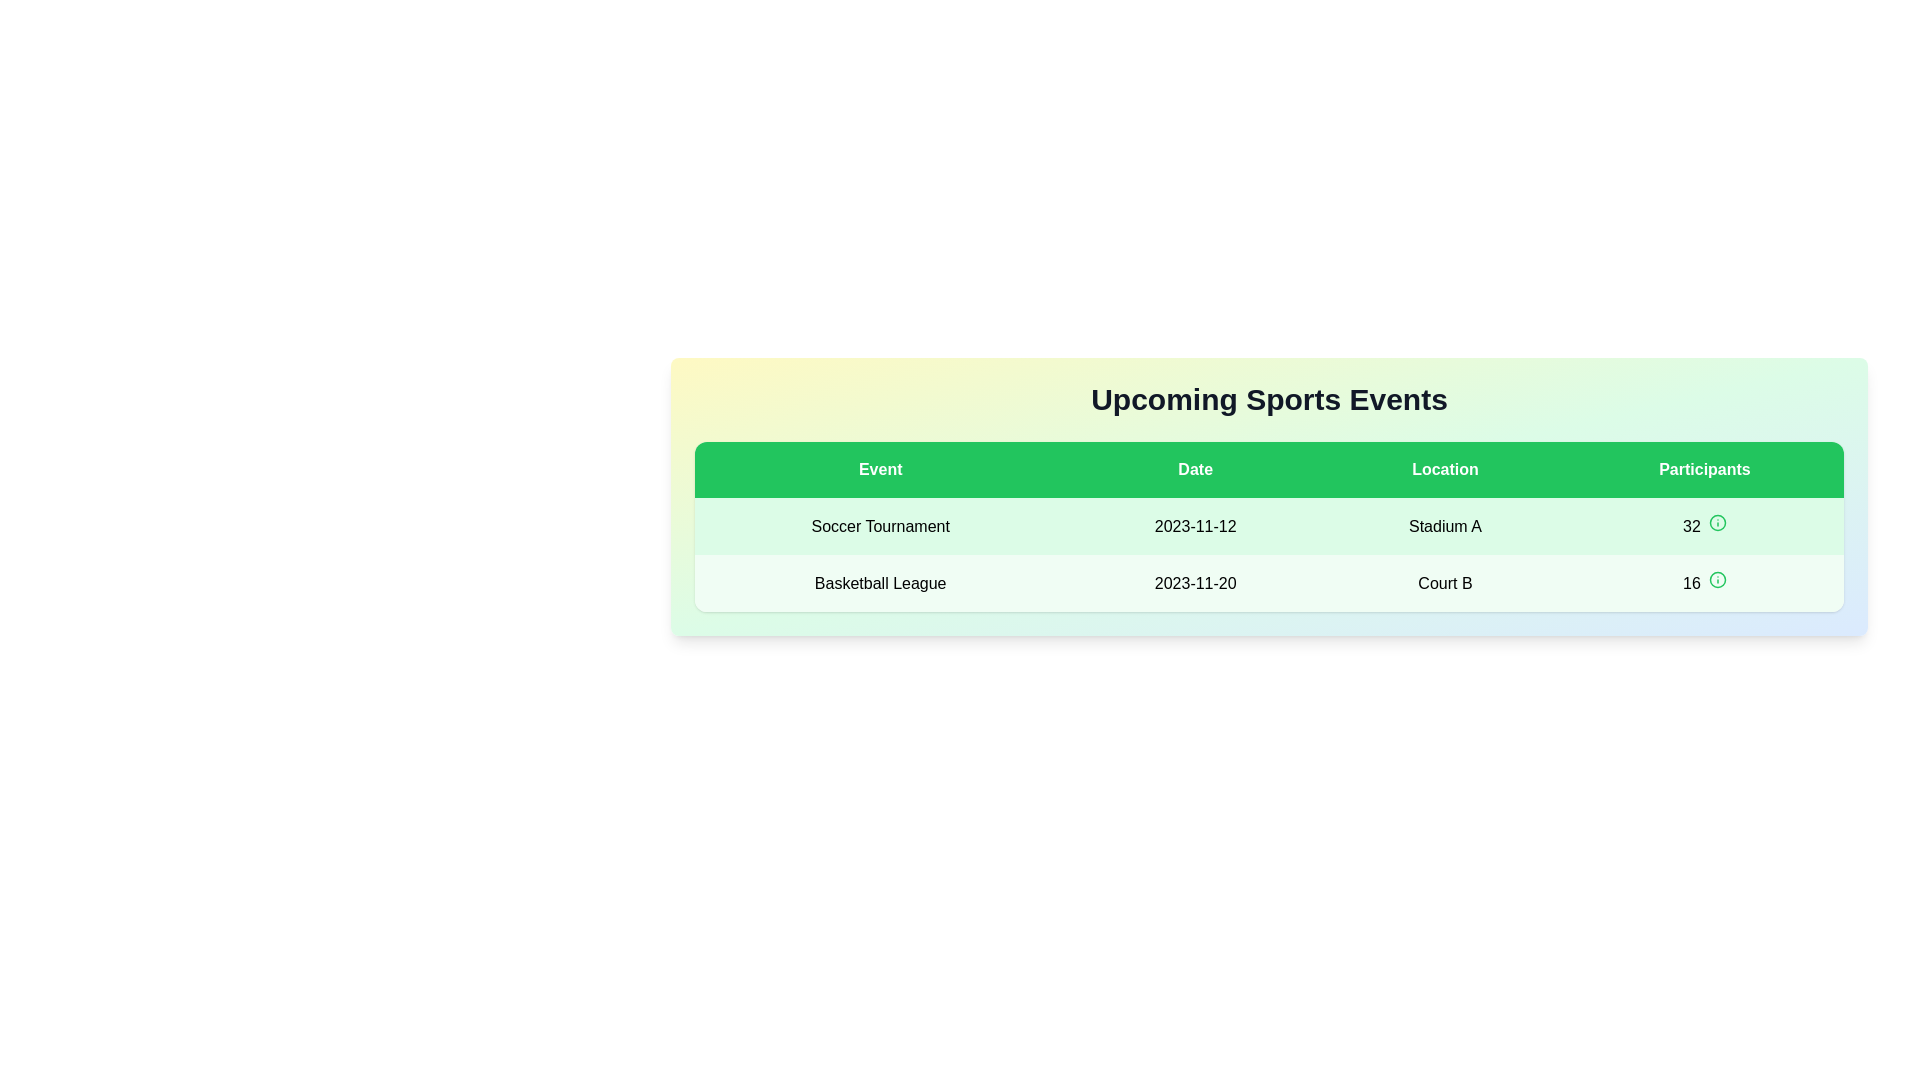  I want to click on the icon located in the 'Participants' column of the first row in the 'Upcoming Sports Events' table, so click(1716, 522).